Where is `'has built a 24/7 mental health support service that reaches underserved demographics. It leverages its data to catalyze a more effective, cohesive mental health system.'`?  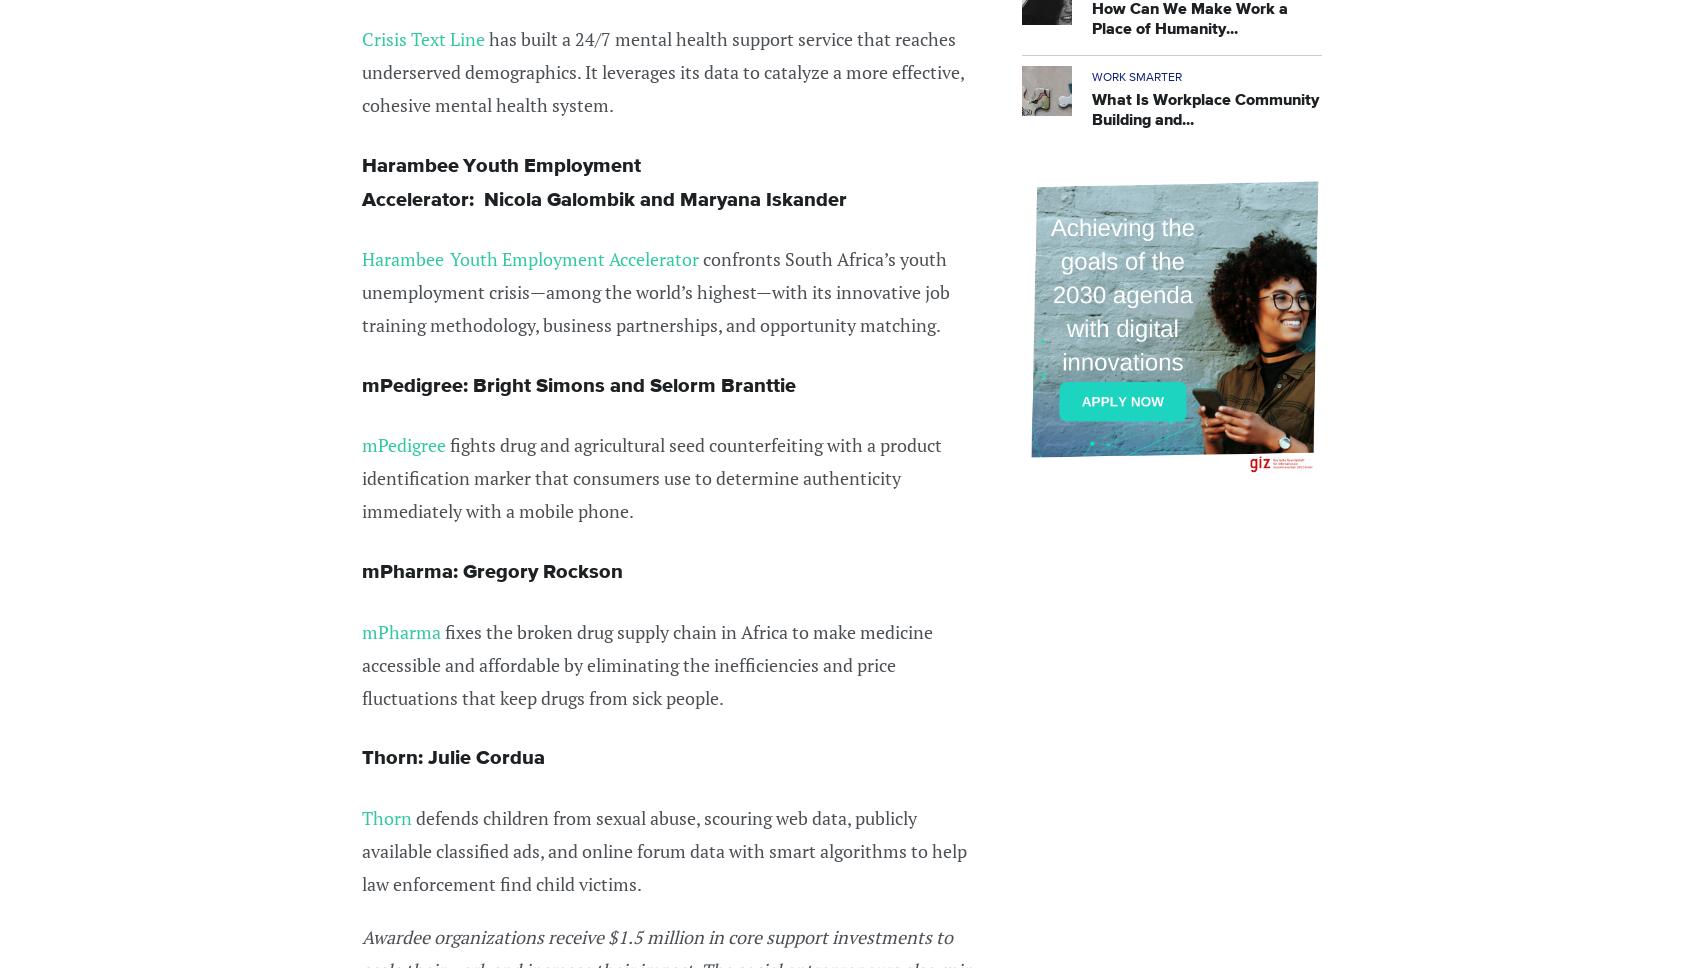 'has built a 24/7 mental health support service that reaches underserved demographics. It leverages its data to catalyze a more effective, cohesive mental health system.' is located at coordinates (662, 71).